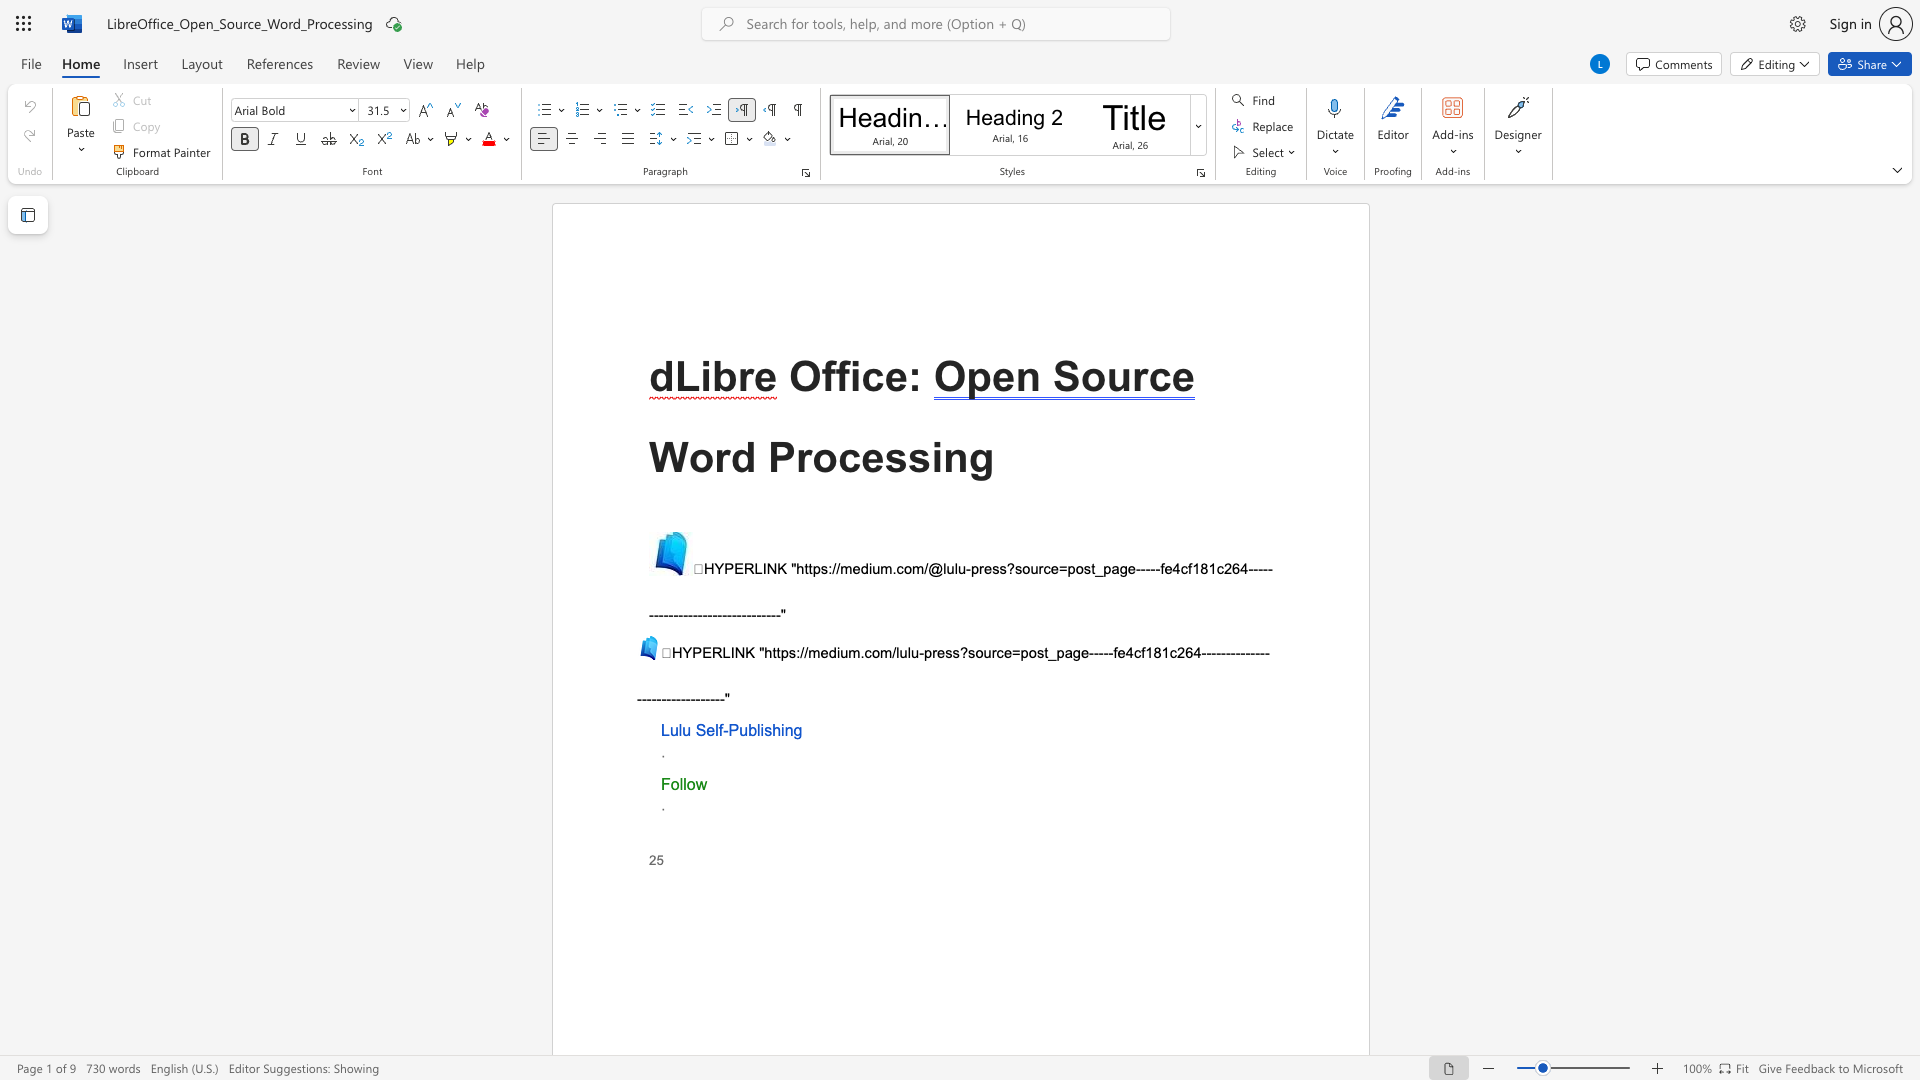  What do you see at coordinates (711, 457) in the screenshot?
I see `the space between the continuous character "o" and "r" in the text` at bounding box center [711, 457].